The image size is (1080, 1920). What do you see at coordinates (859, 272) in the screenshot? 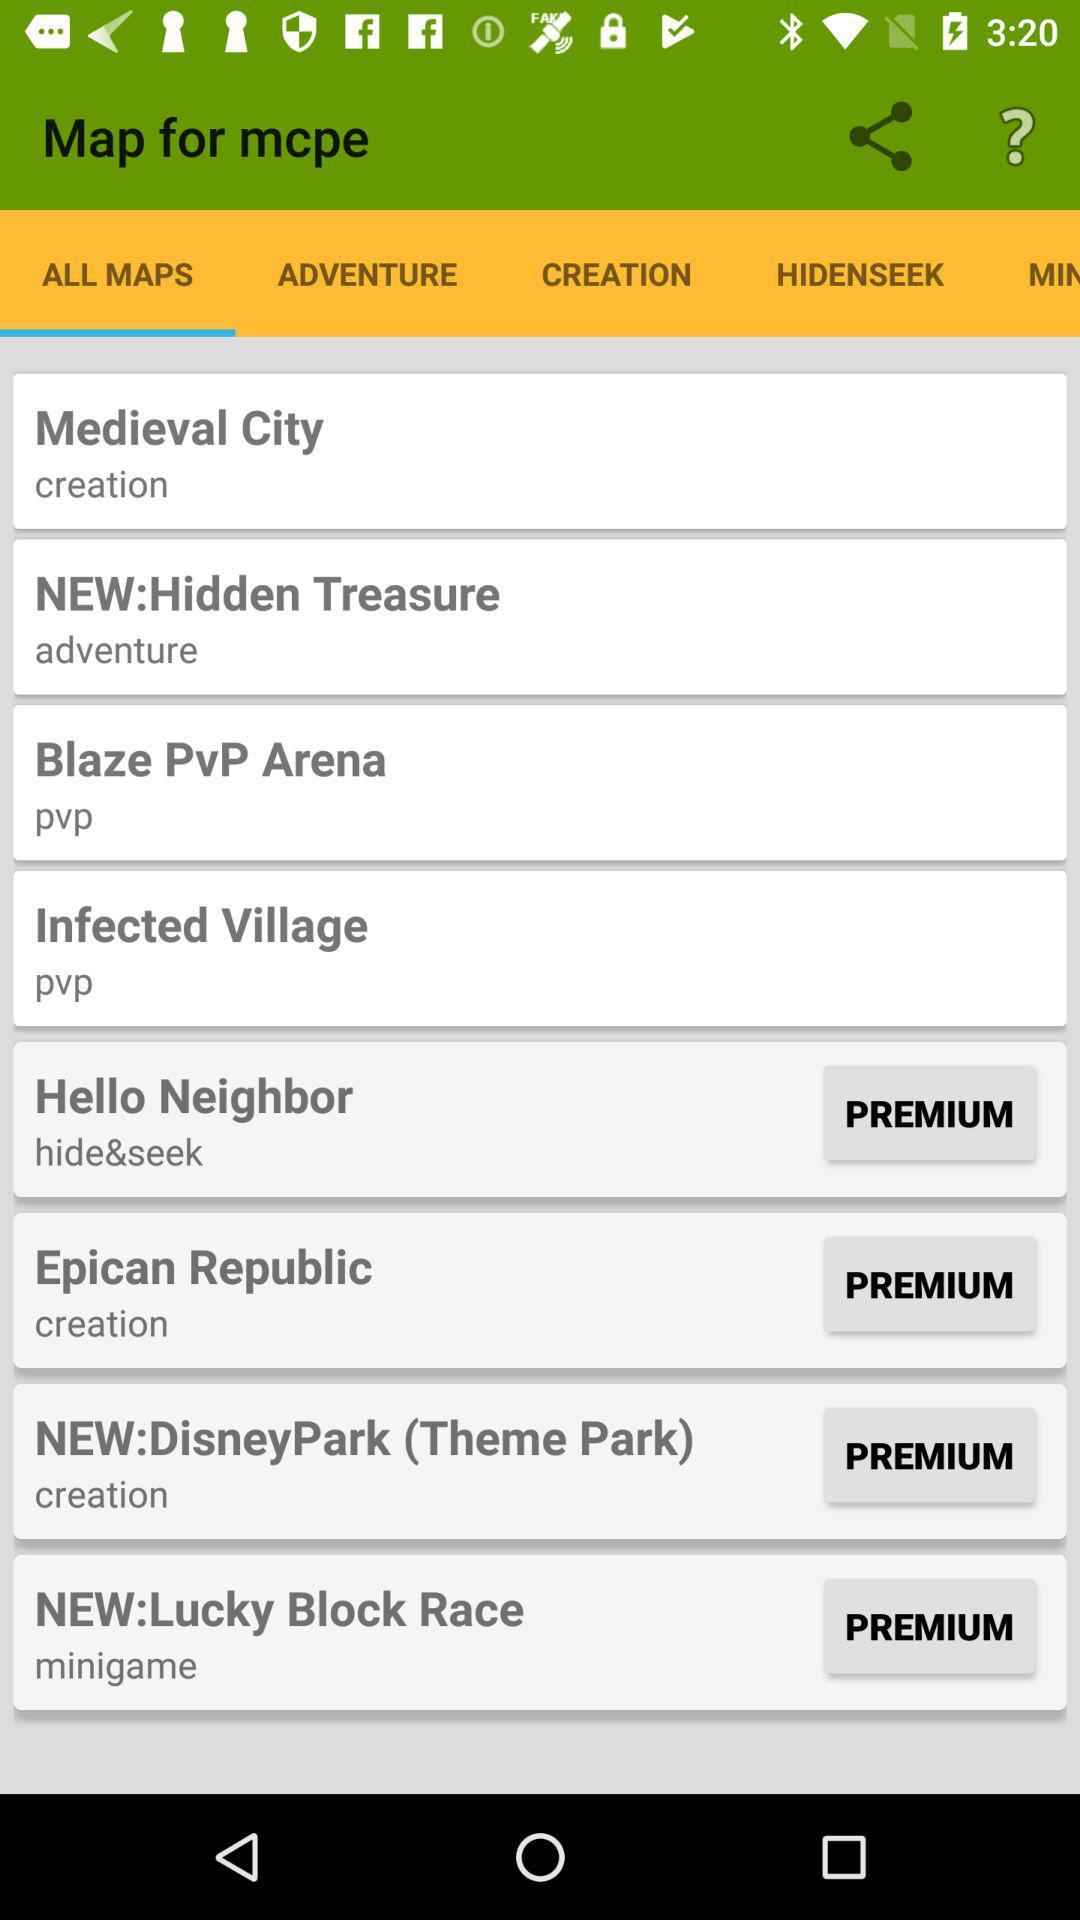
I see `the hidenseek` at bounding box center [859, 272].